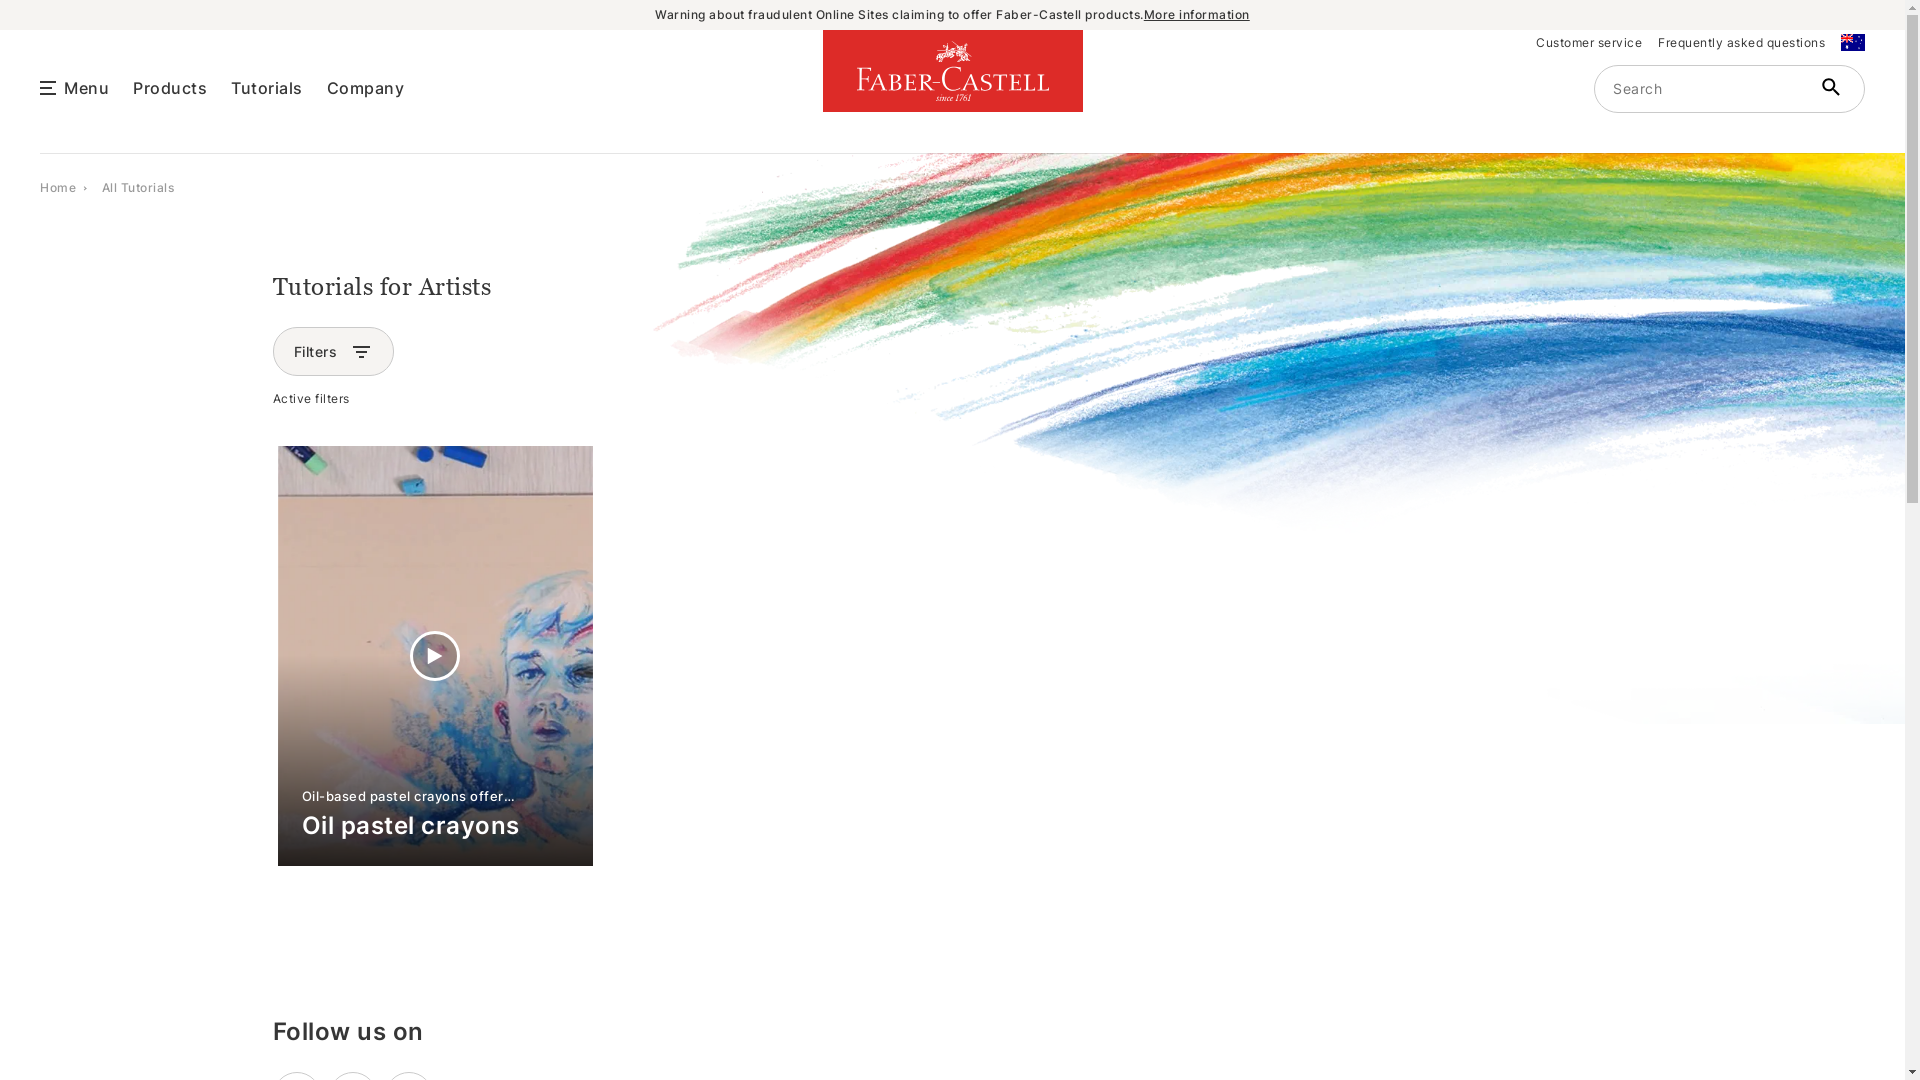 The width and height of the screenshot is (1920, 1080). I want to click on 'Frequently asked questions', so click(1740, 42).